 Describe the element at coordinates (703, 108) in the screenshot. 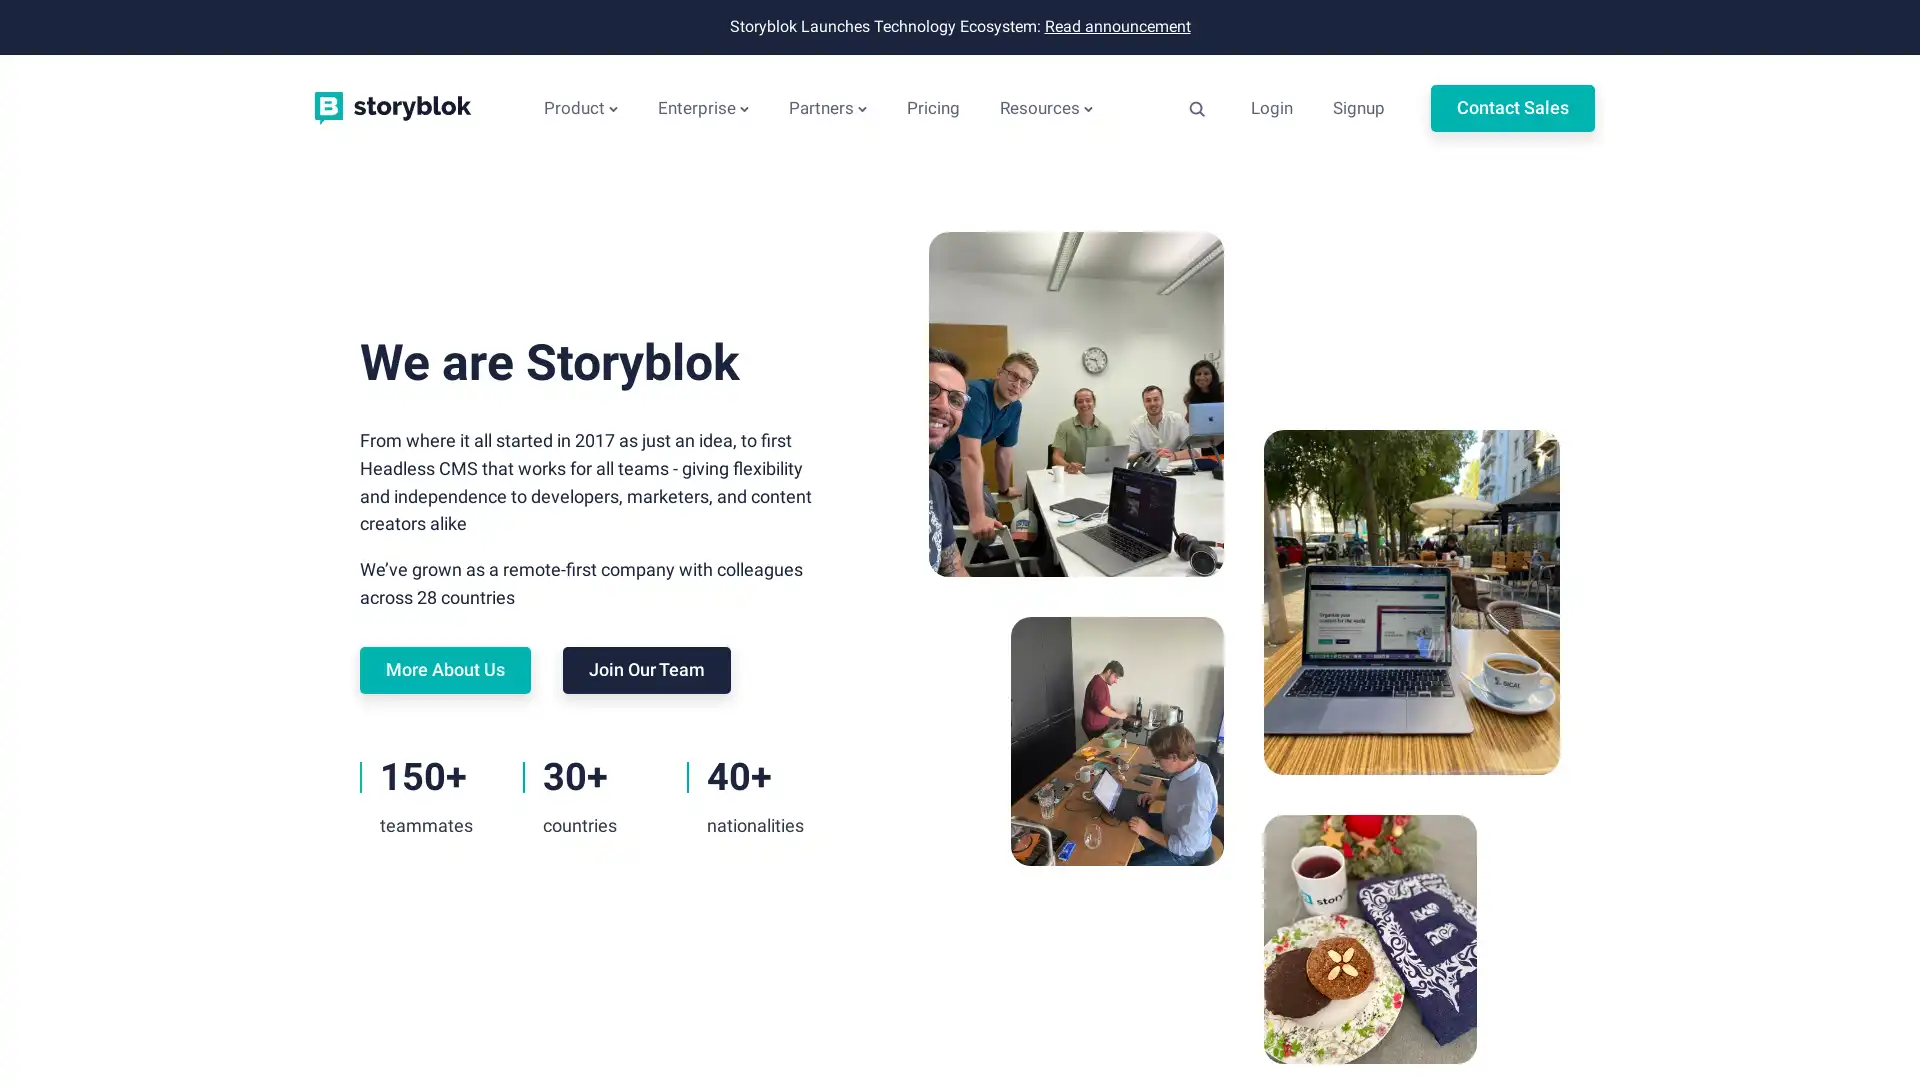

I see `Enterprise` at that location.